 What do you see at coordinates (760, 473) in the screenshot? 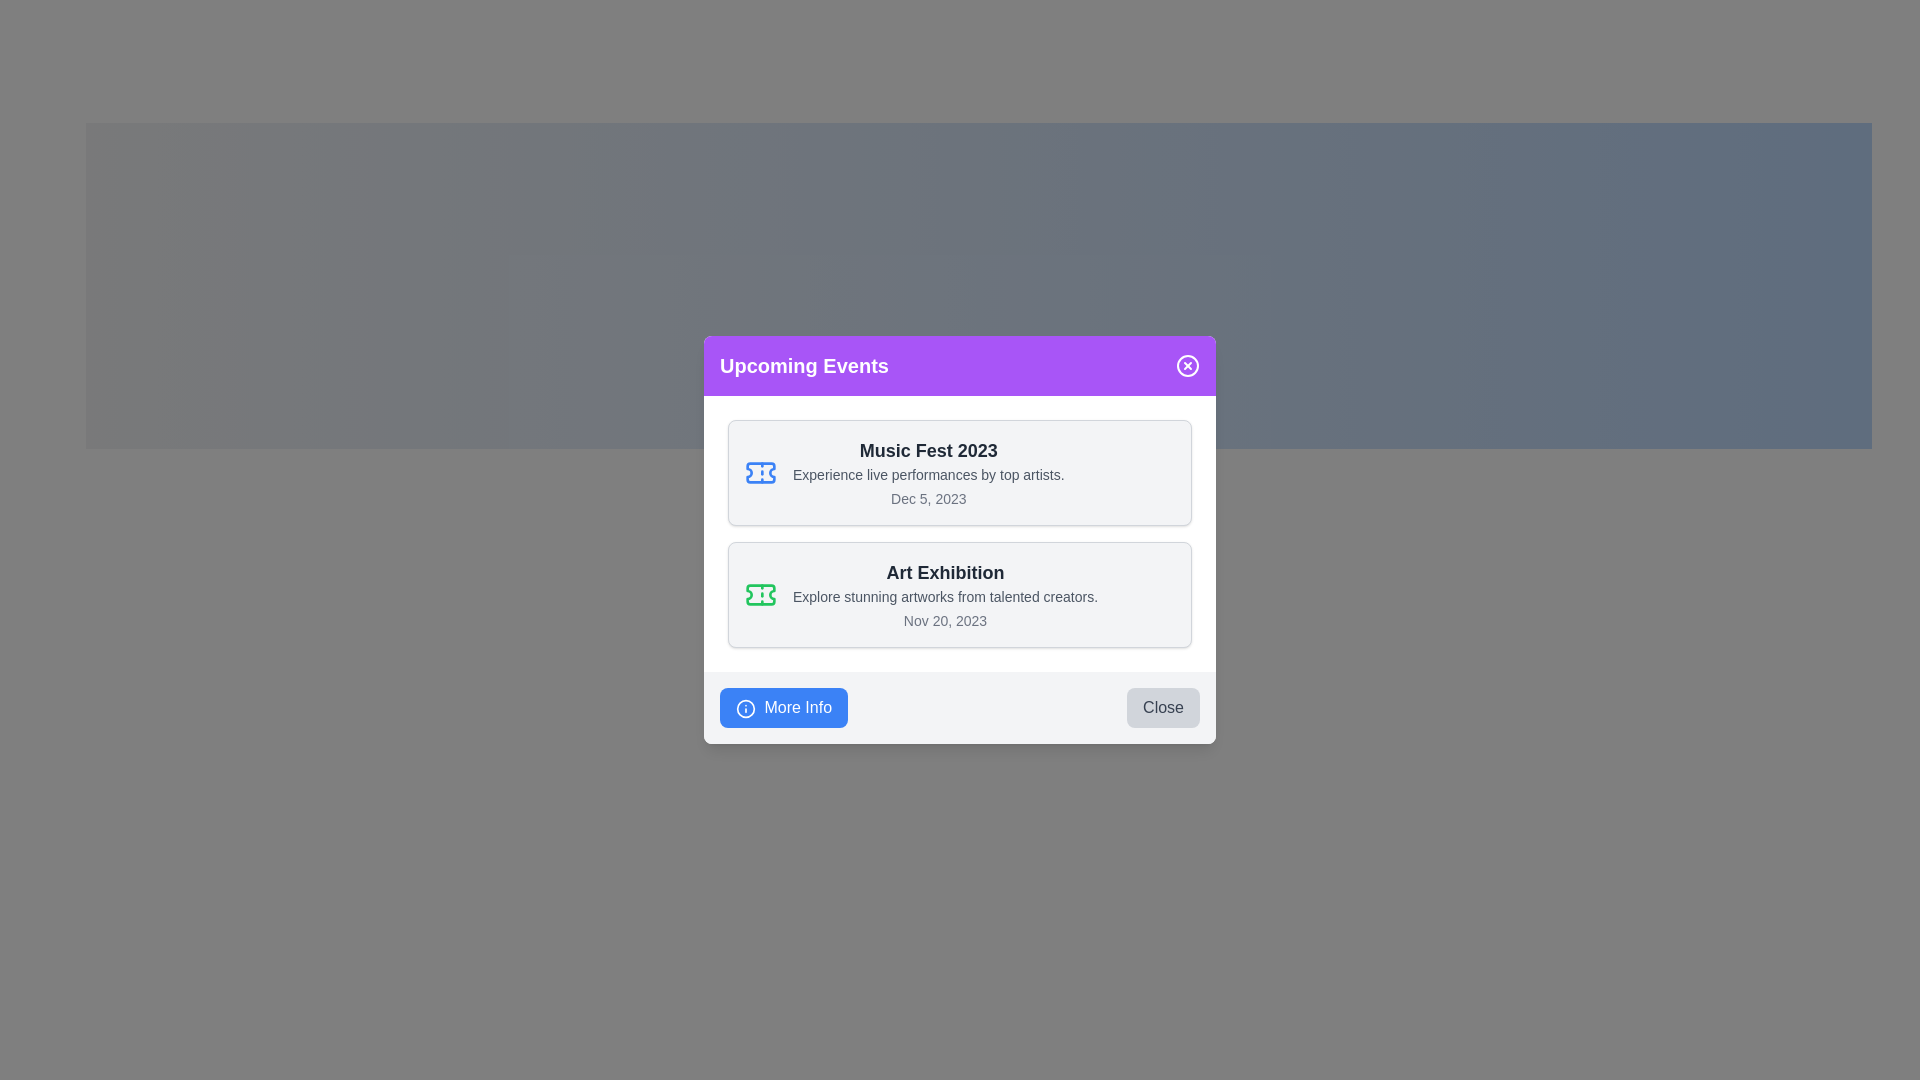
I see `the decorative graphic within the SVG icon located to the left of the 'Music Fest 2023' event title in the upper section of the 'Upcoming Events' modal window` at bounding box center [760, 473].